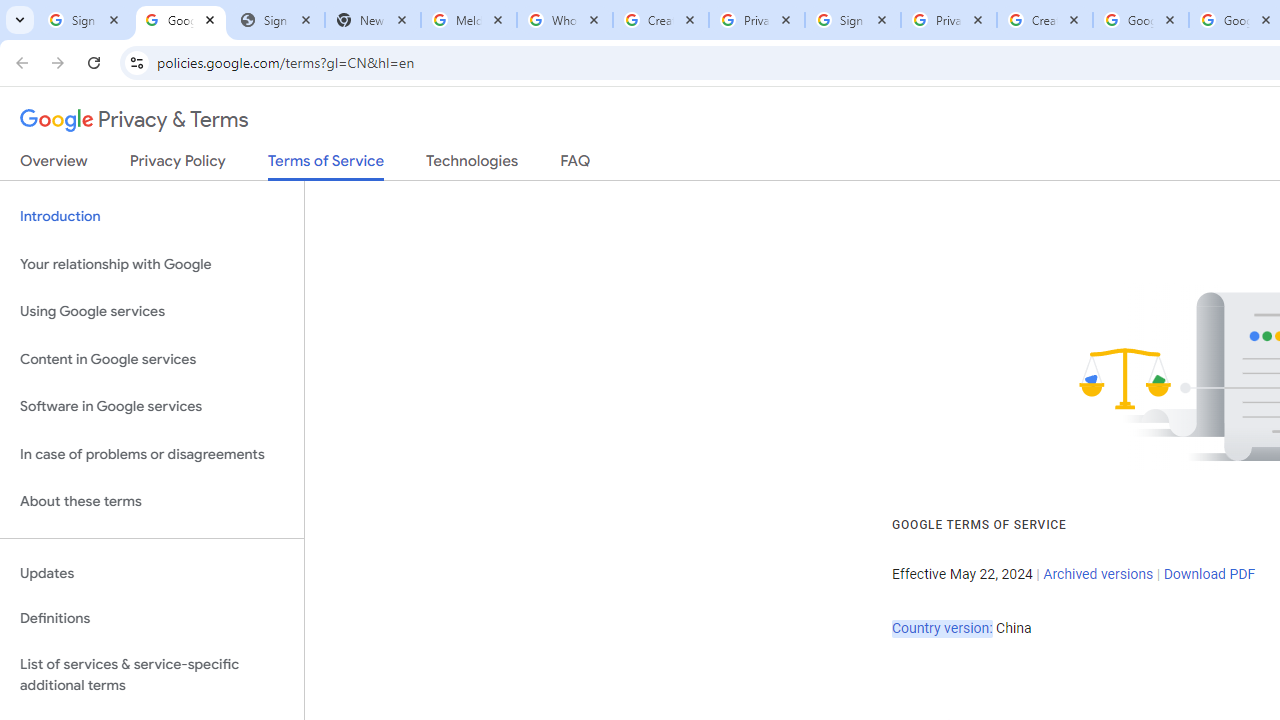 This screenshot has height=720, width=1280. What do you see at coordinates (54, 164) in the screenshot?
I see `'Overview'` at bounding box center [54, 164].